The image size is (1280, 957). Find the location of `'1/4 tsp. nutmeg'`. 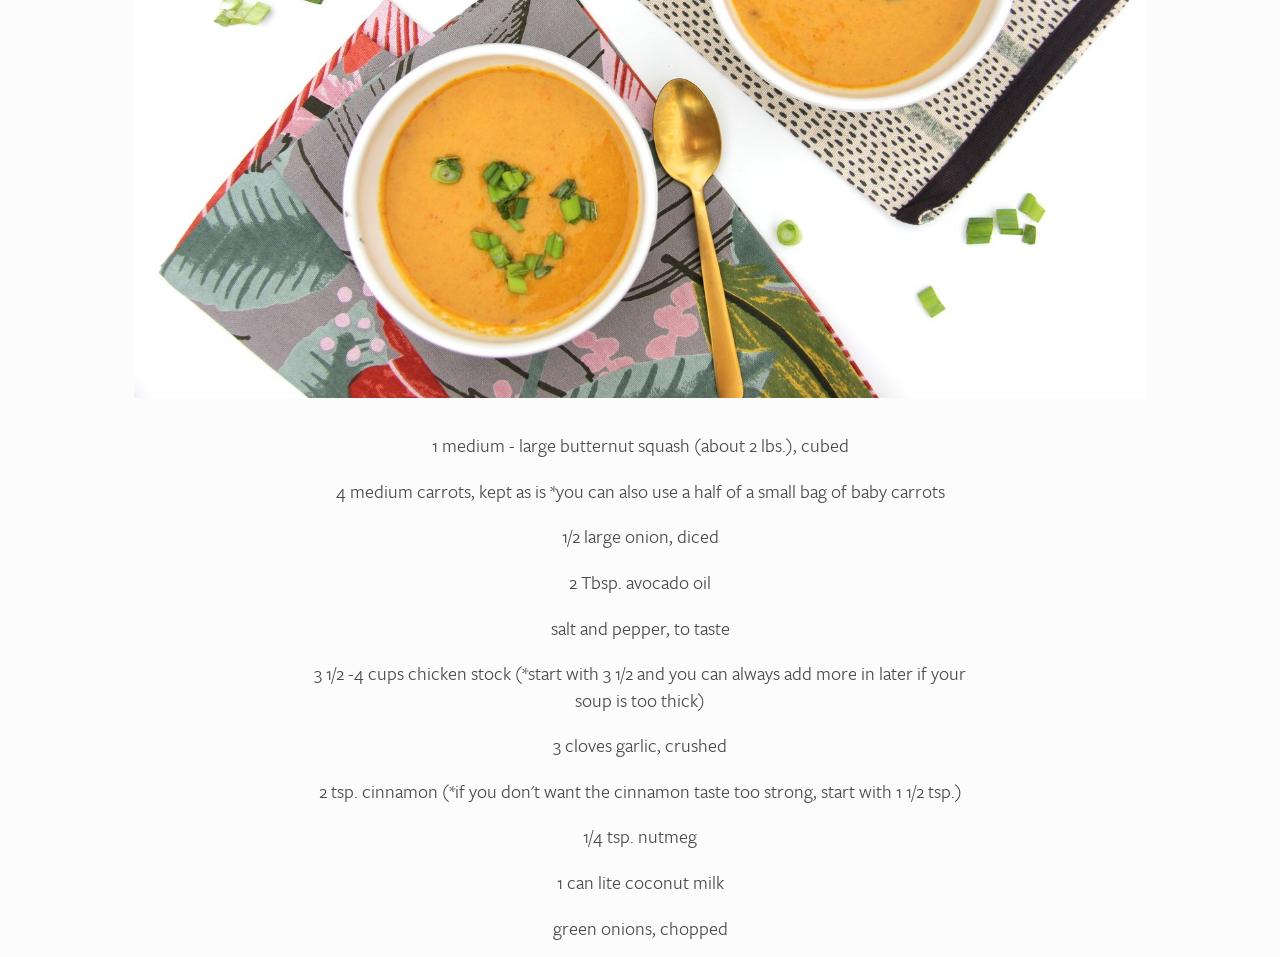

'1/4 tsp. nutmeg' is located at coordinates (640, 835).